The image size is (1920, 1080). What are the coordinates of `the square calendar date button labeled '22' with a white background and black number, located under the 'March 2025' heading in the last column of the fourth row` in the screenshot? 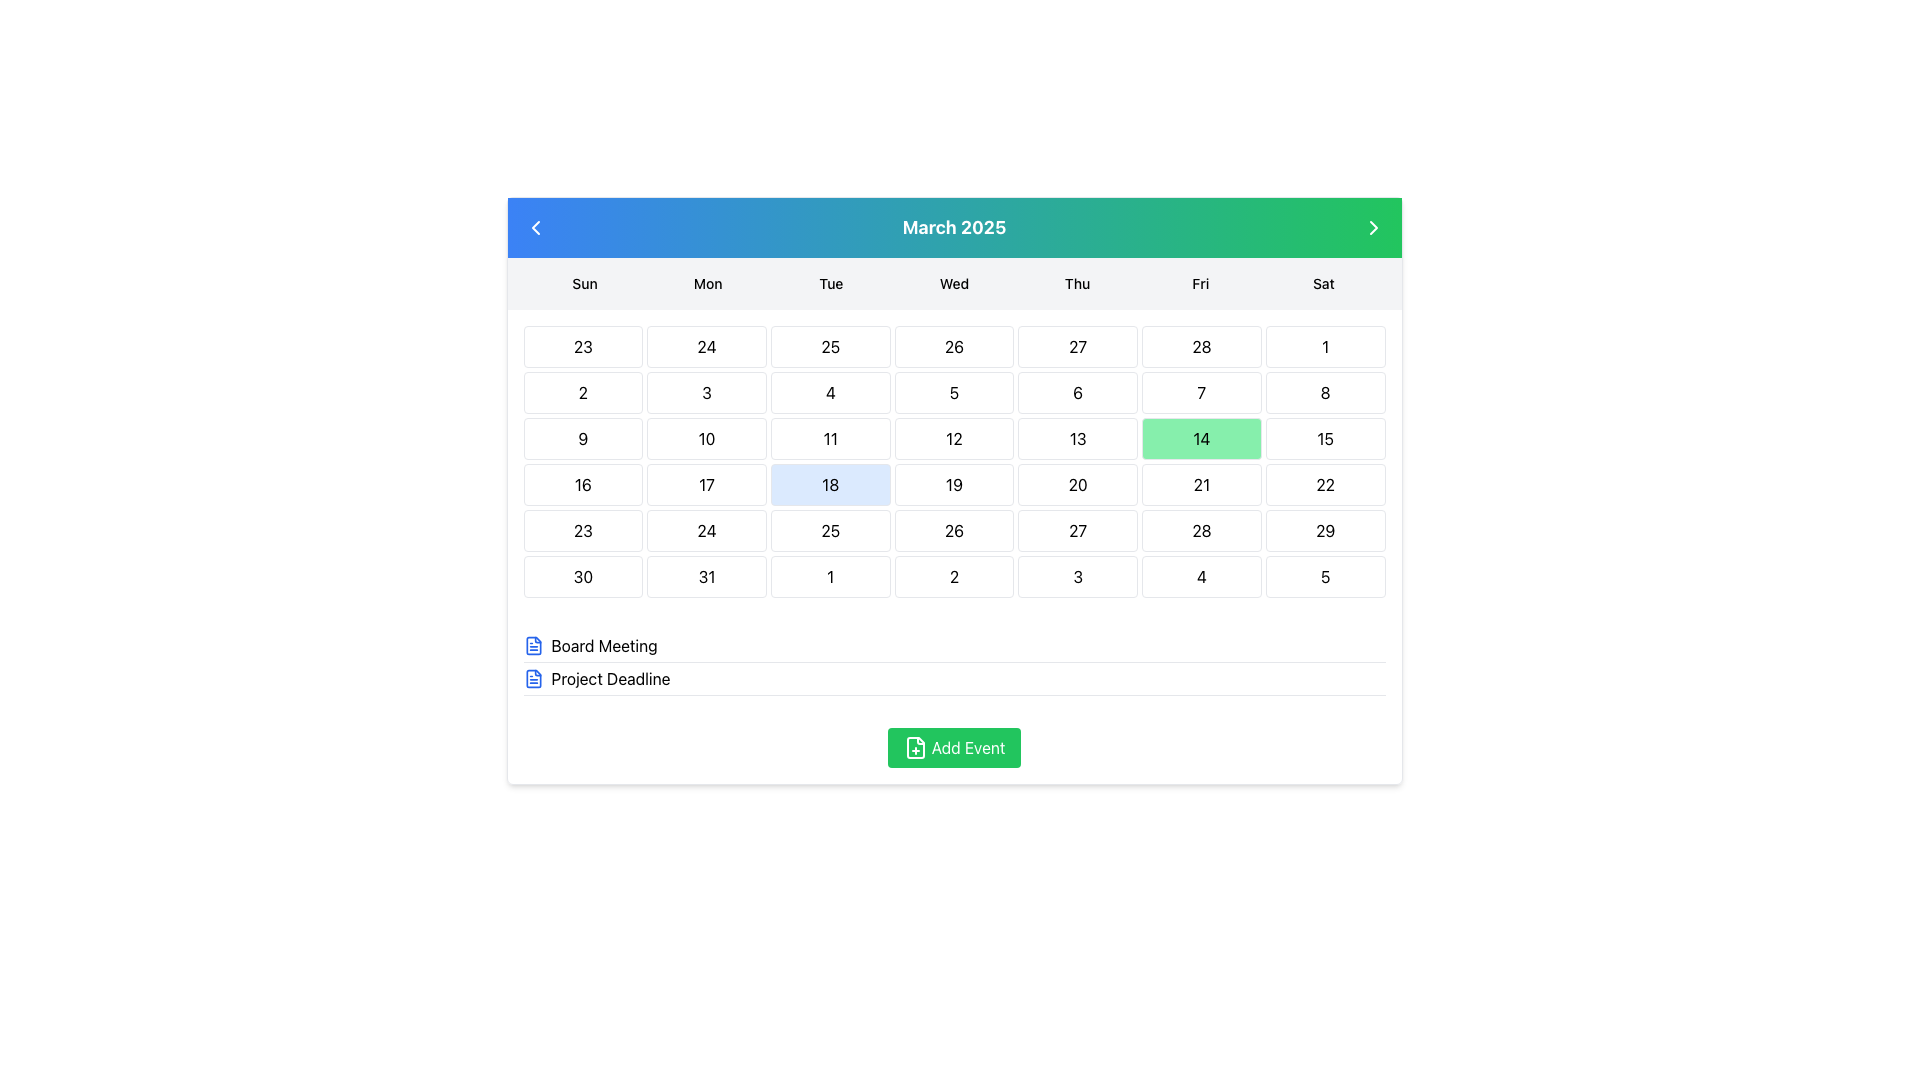 It's located at (1325, 485).